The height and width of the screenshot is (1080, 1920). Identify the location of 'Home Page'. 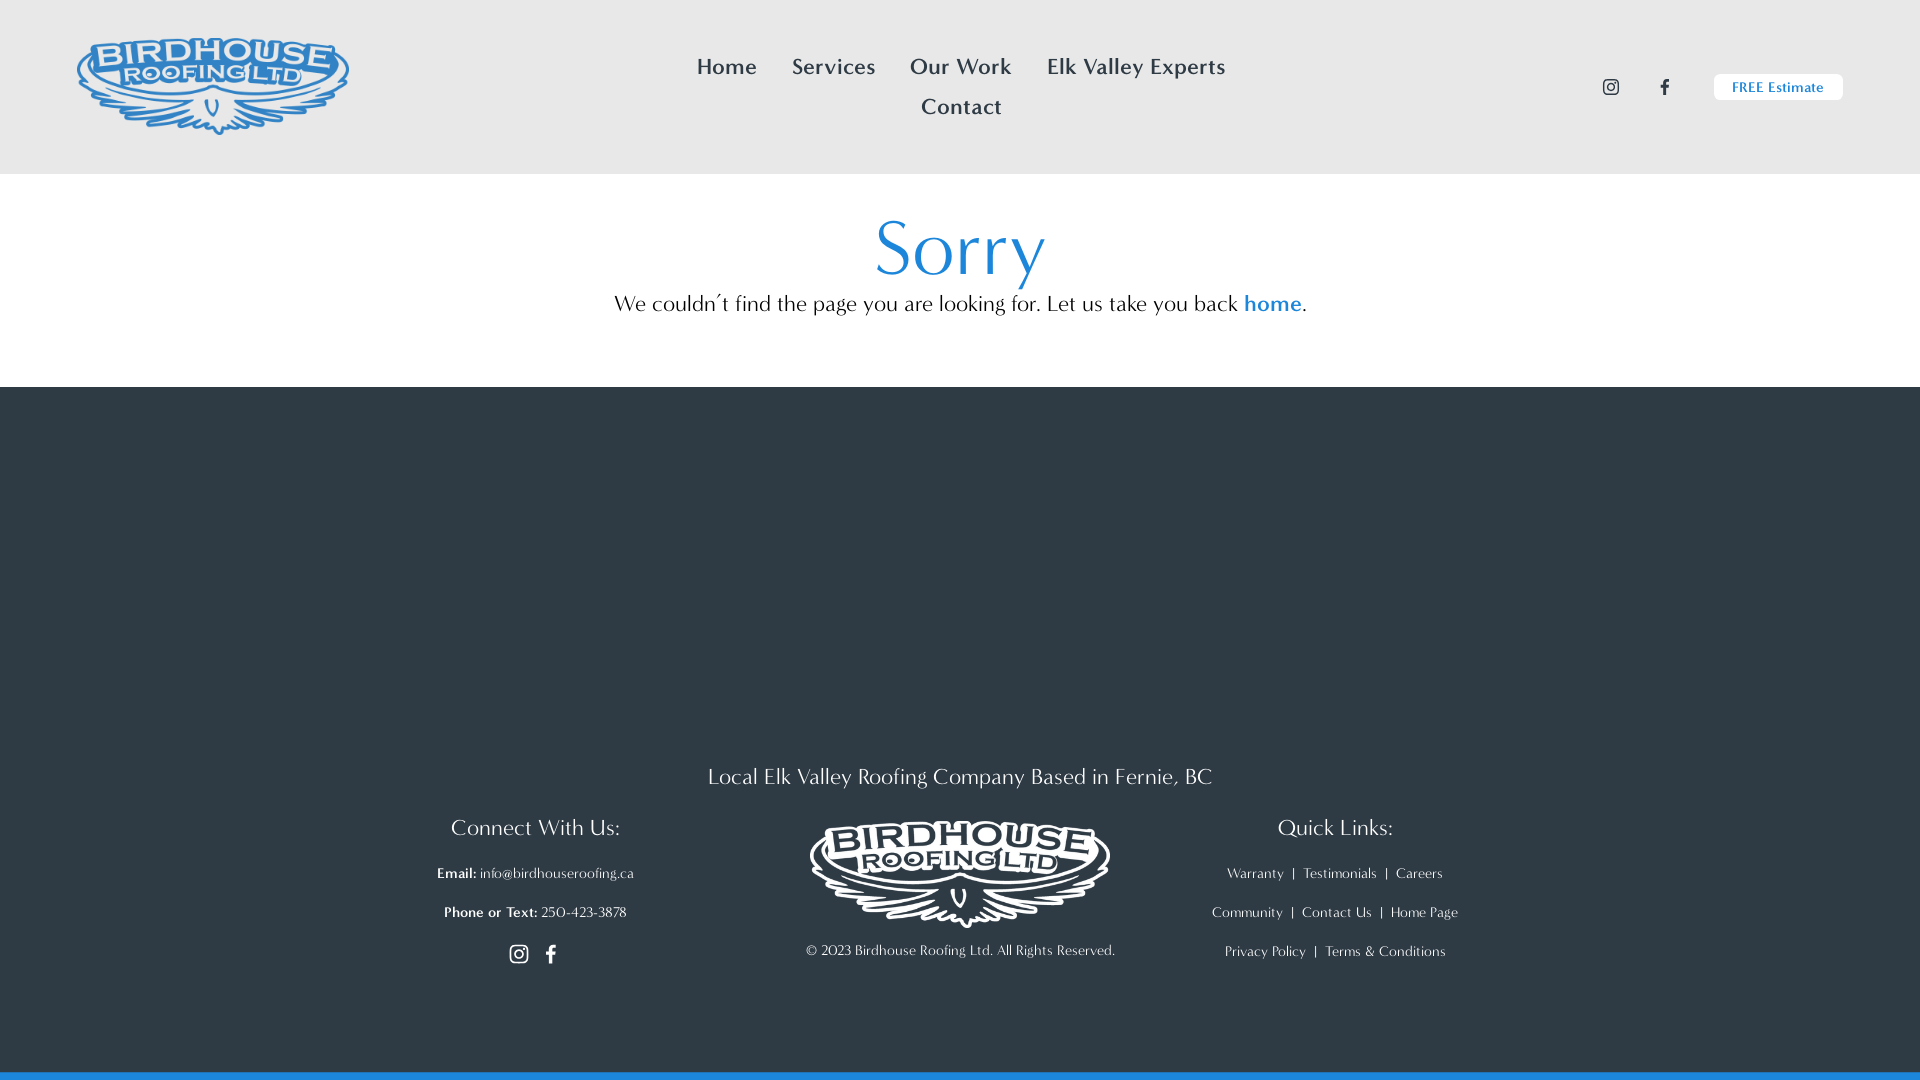
(1423, 912).